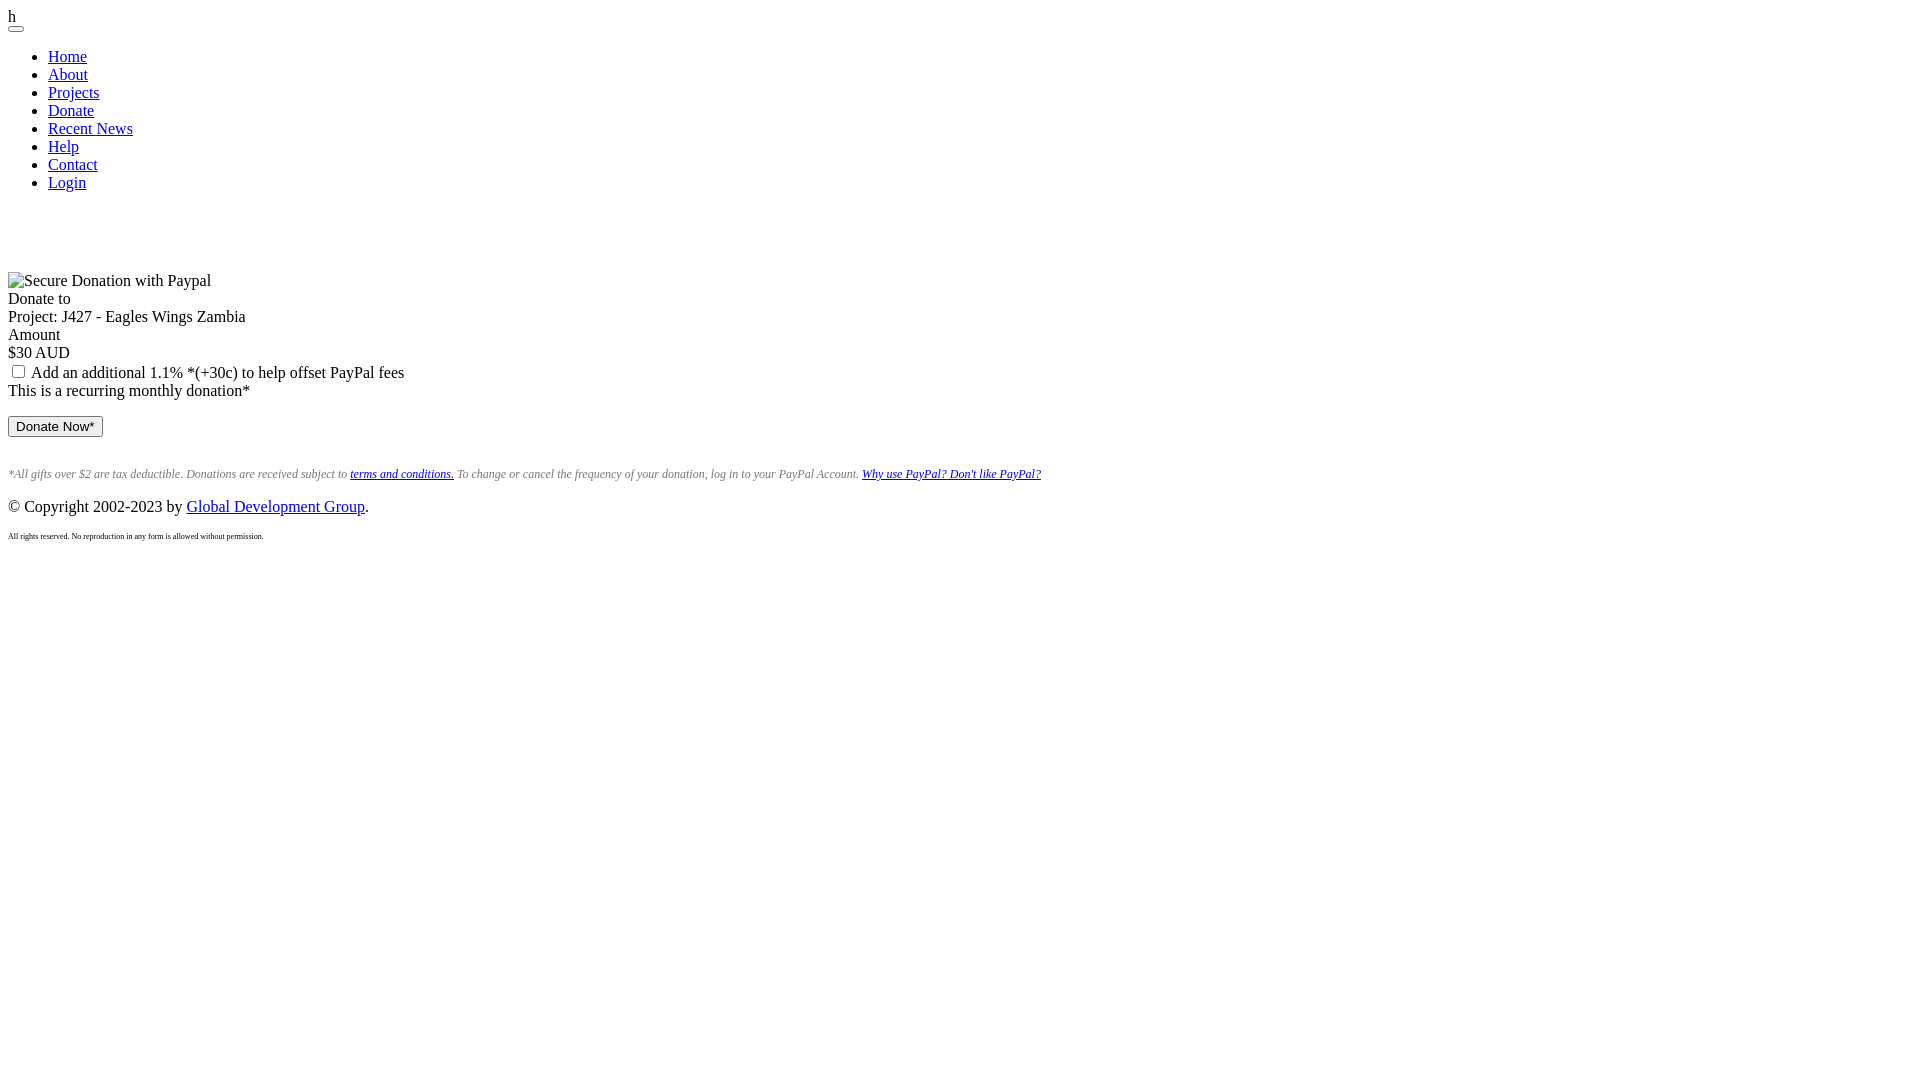 The image size is (1920, 1080). What do you see at coordinates (89, 128) in the screenshot?
I see `'Recent News'` at bounding box center [89, 128].